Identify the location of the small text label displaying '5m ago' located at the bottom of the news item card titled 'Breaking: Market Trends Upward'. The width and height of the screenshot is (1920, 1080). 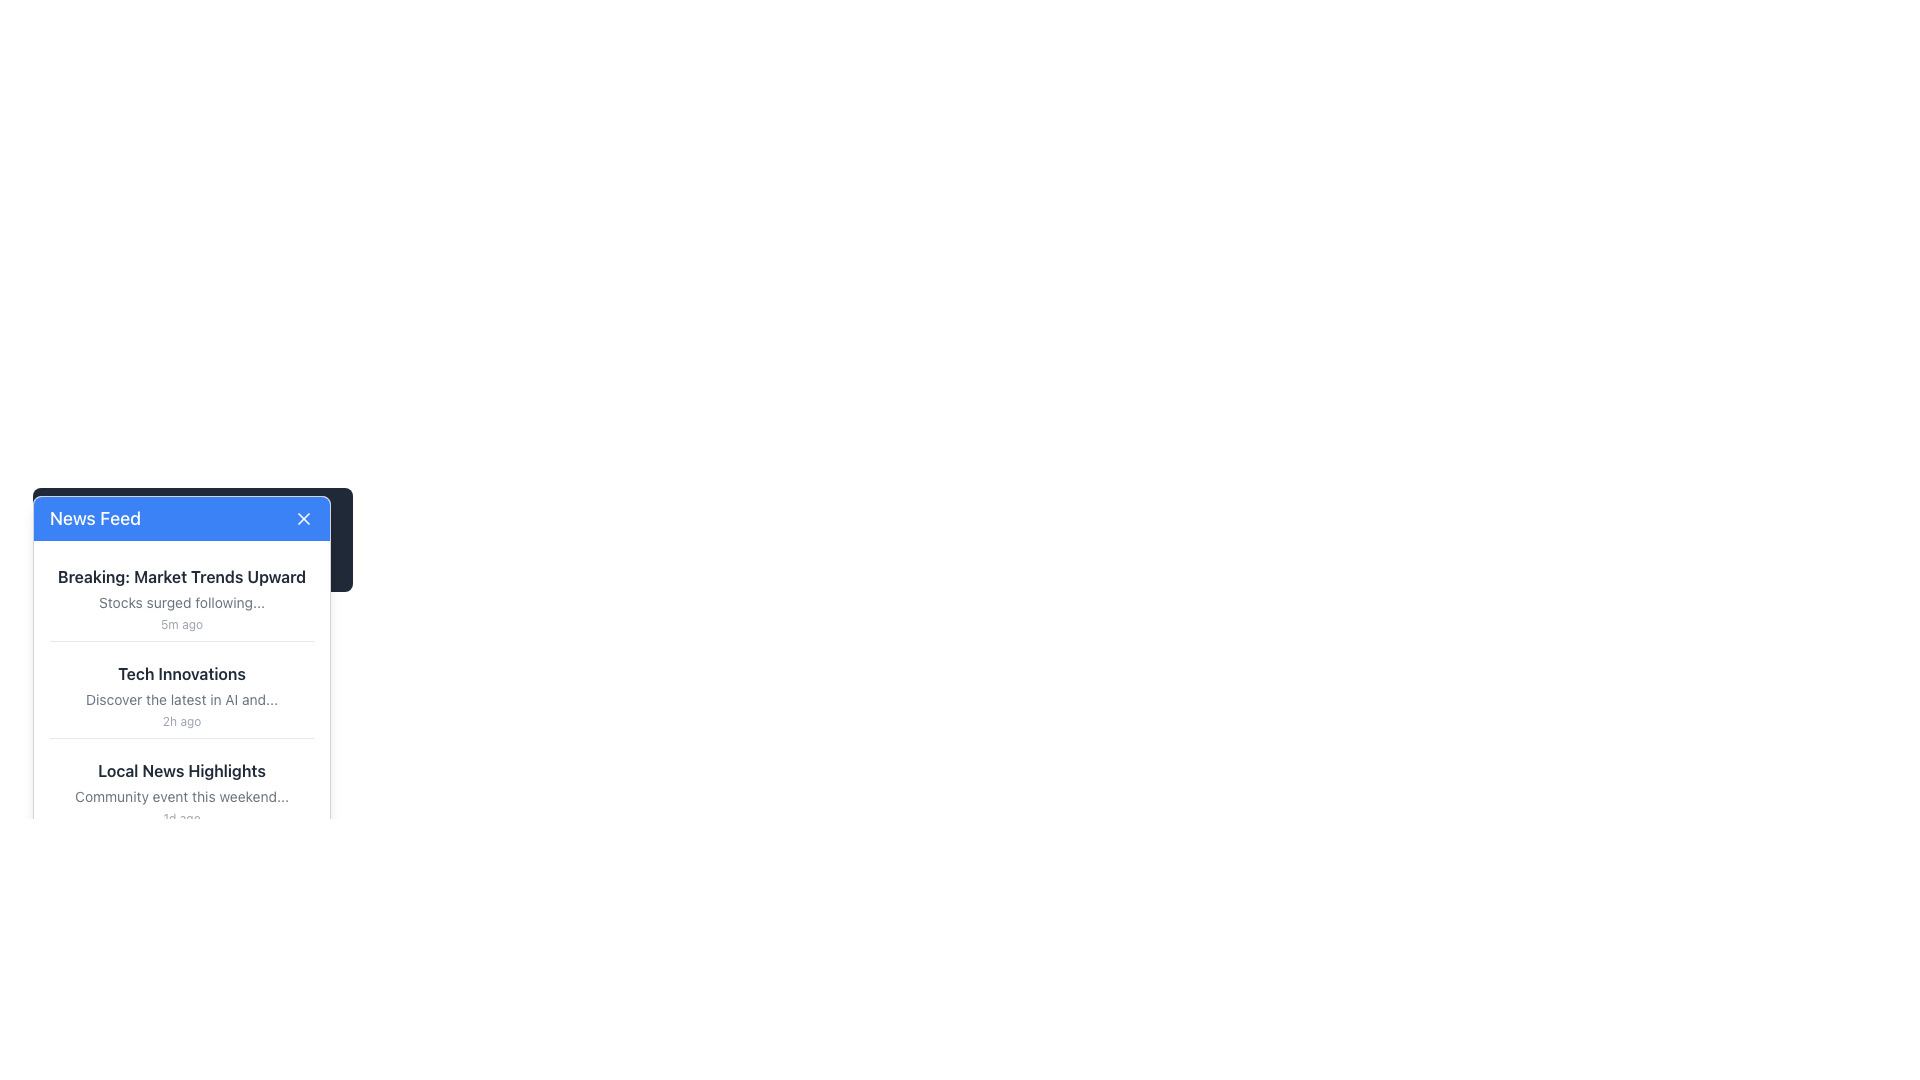
(182, 623).